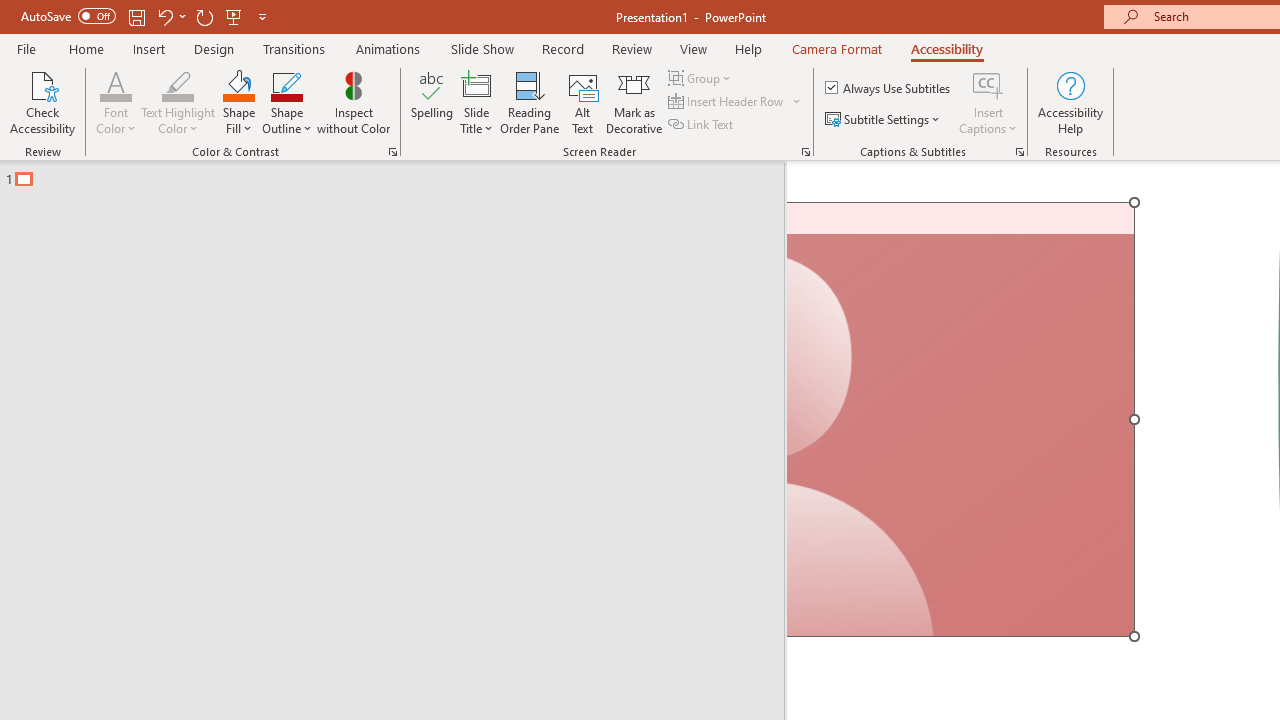 The height and width of the screenshot is (720, 1280). Describe the element at coordinates (837, 48) in the screenshot. I see `'Camera Format'` at that location.